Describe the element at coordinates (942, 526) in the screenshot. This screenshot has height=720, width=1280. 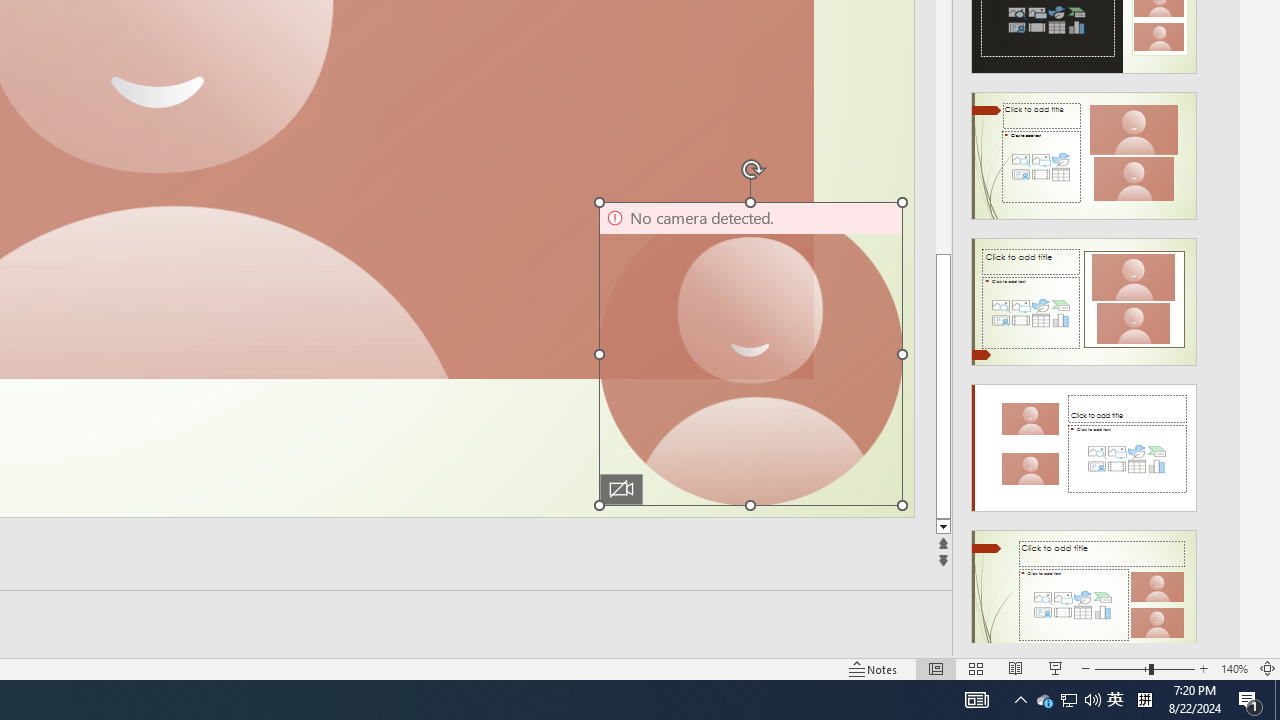
I see `'Line down'` at that location.